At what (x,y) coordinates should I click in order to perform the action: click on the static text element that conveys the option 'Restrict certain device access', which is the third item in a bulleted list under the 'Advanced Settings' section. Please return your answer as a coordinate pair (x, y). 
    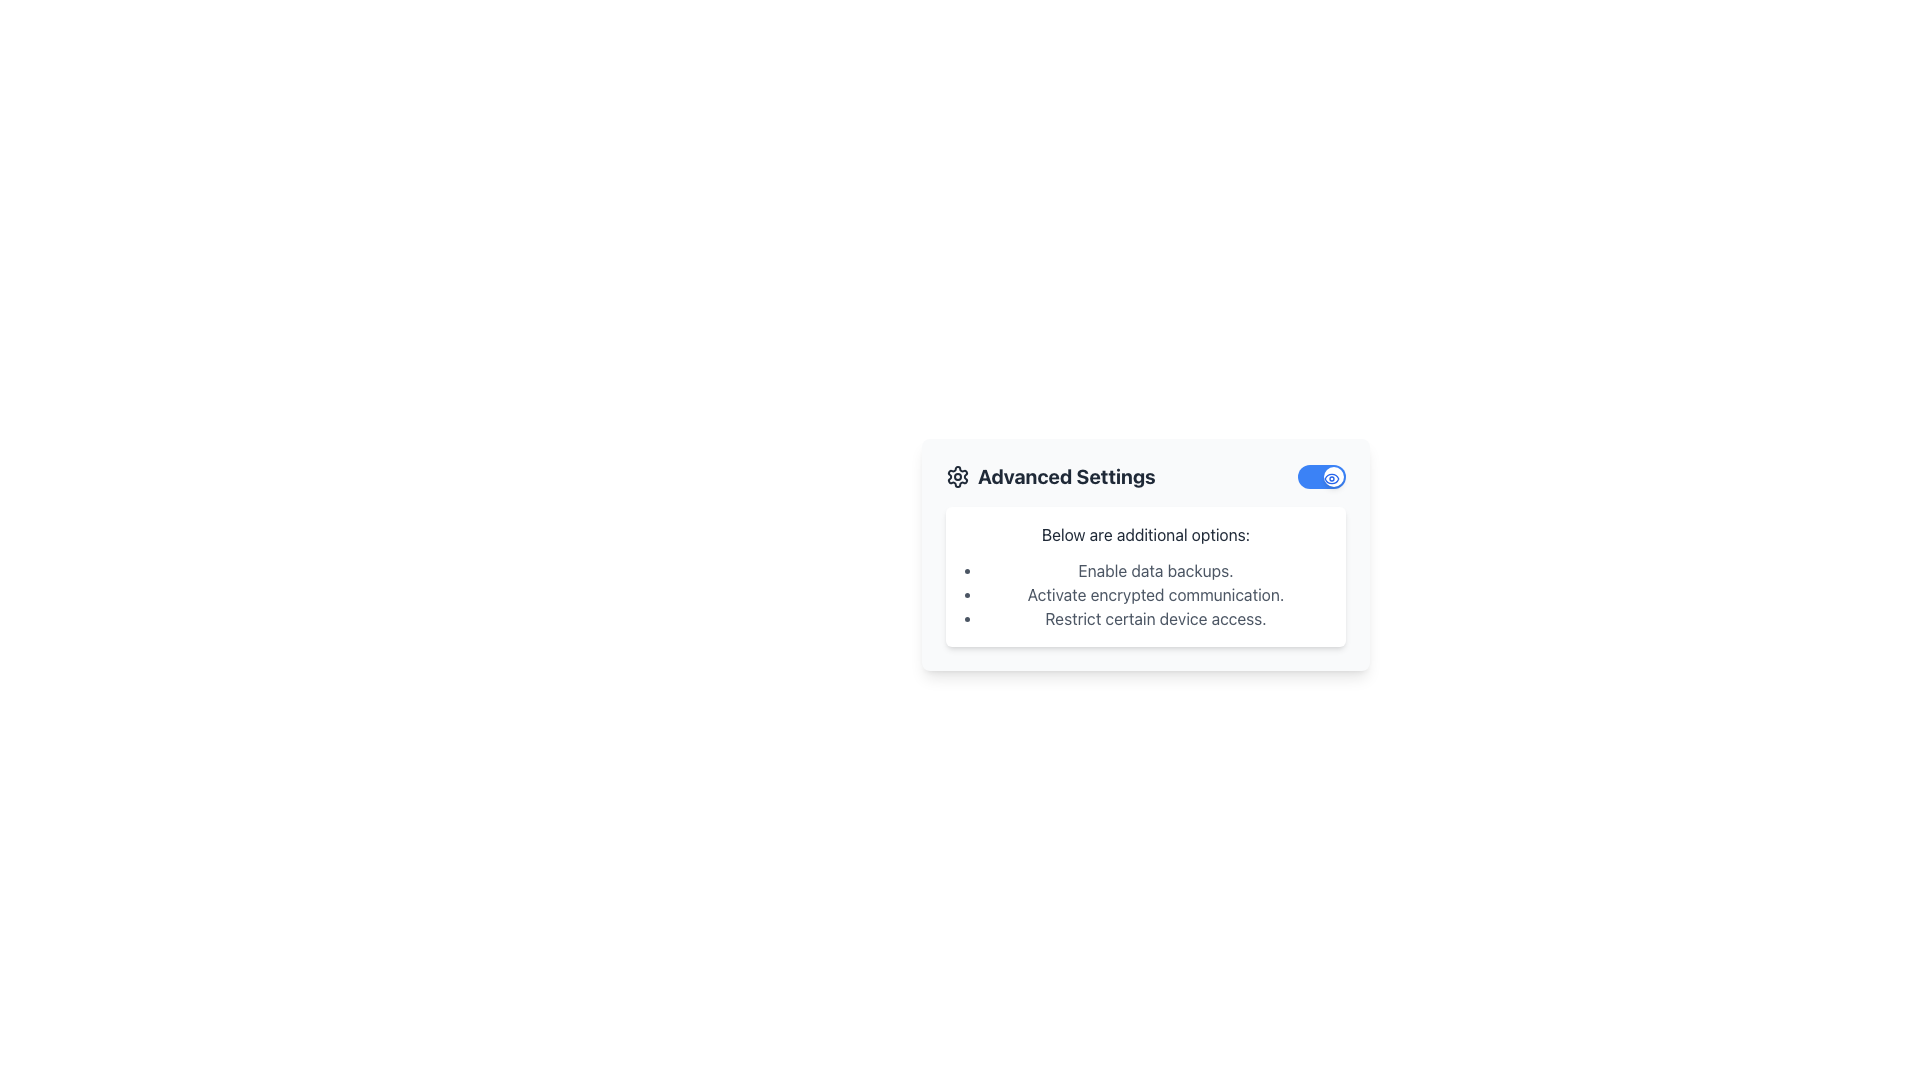
    Looking at the image, I should click on (1156, 617).